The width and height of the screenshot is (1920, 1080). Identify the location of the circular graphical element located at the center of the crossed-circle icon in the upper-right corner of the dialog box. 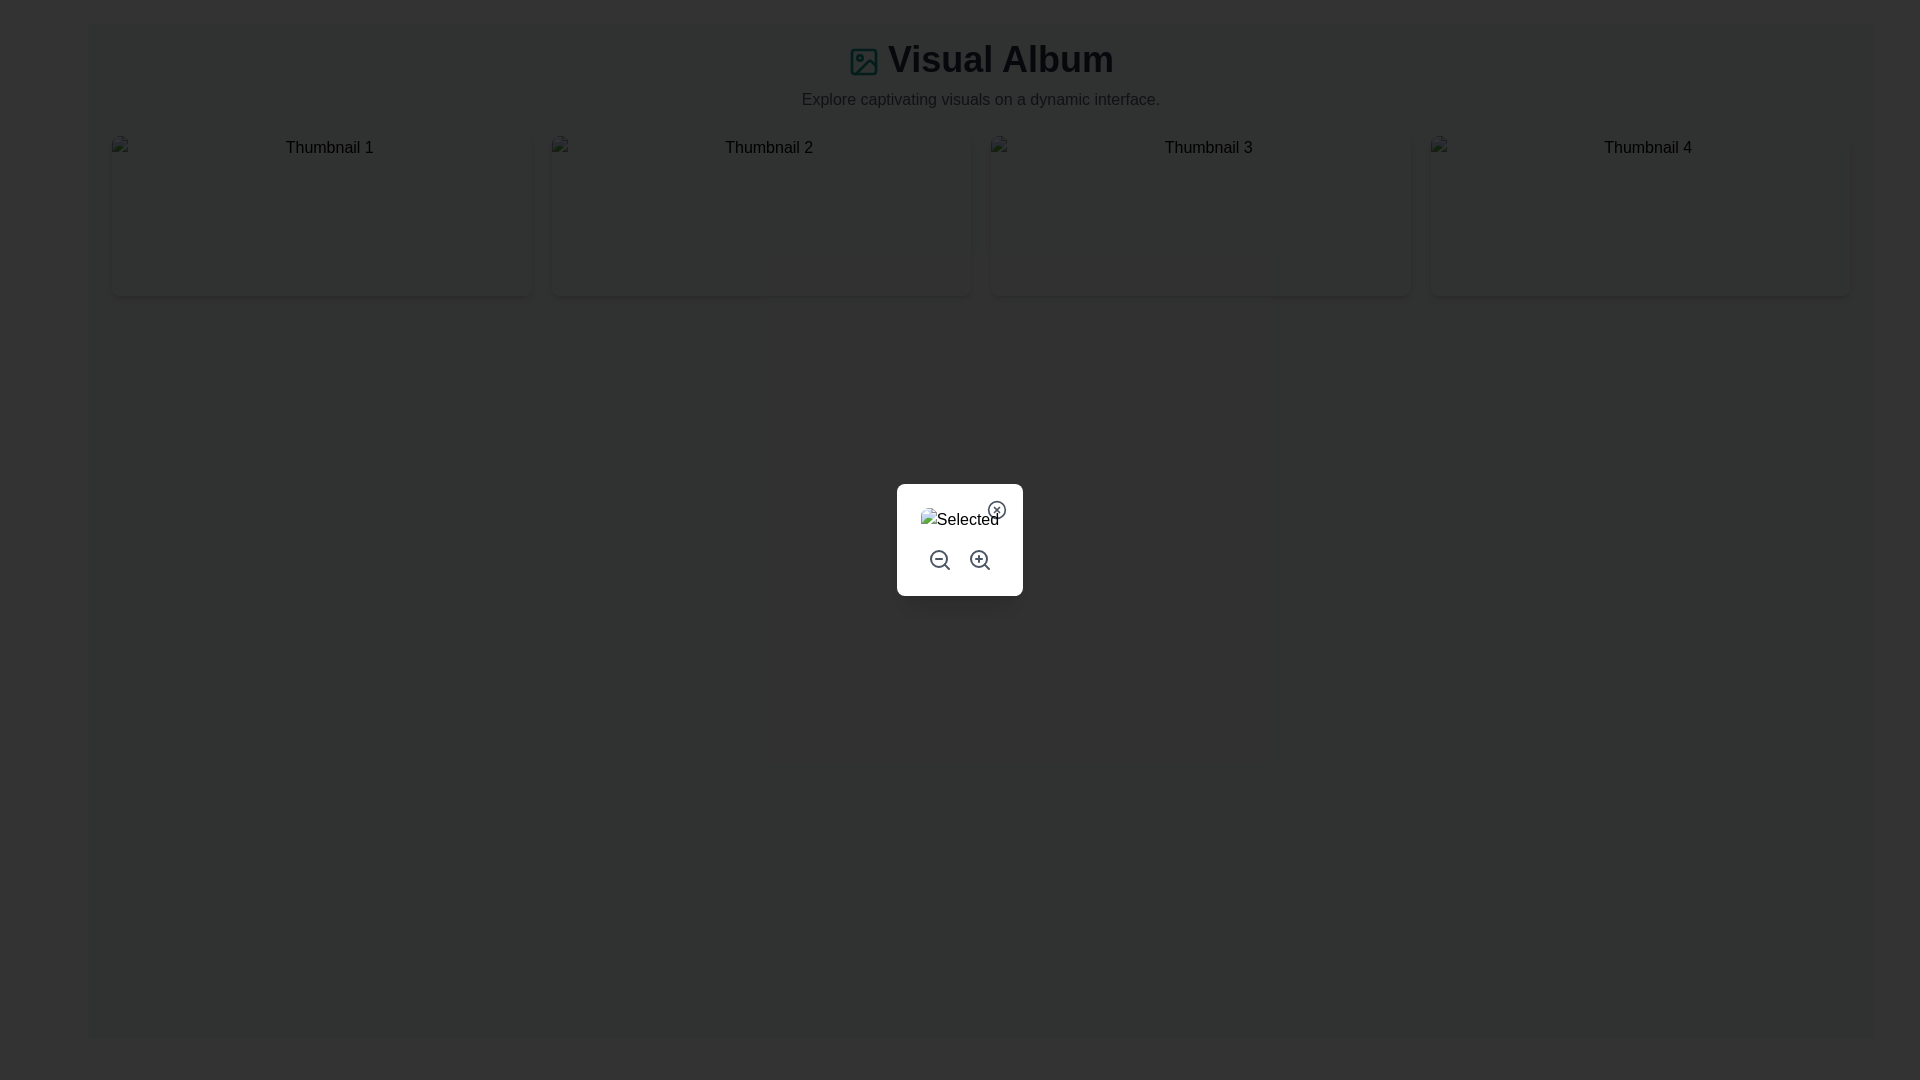
(997, 508).